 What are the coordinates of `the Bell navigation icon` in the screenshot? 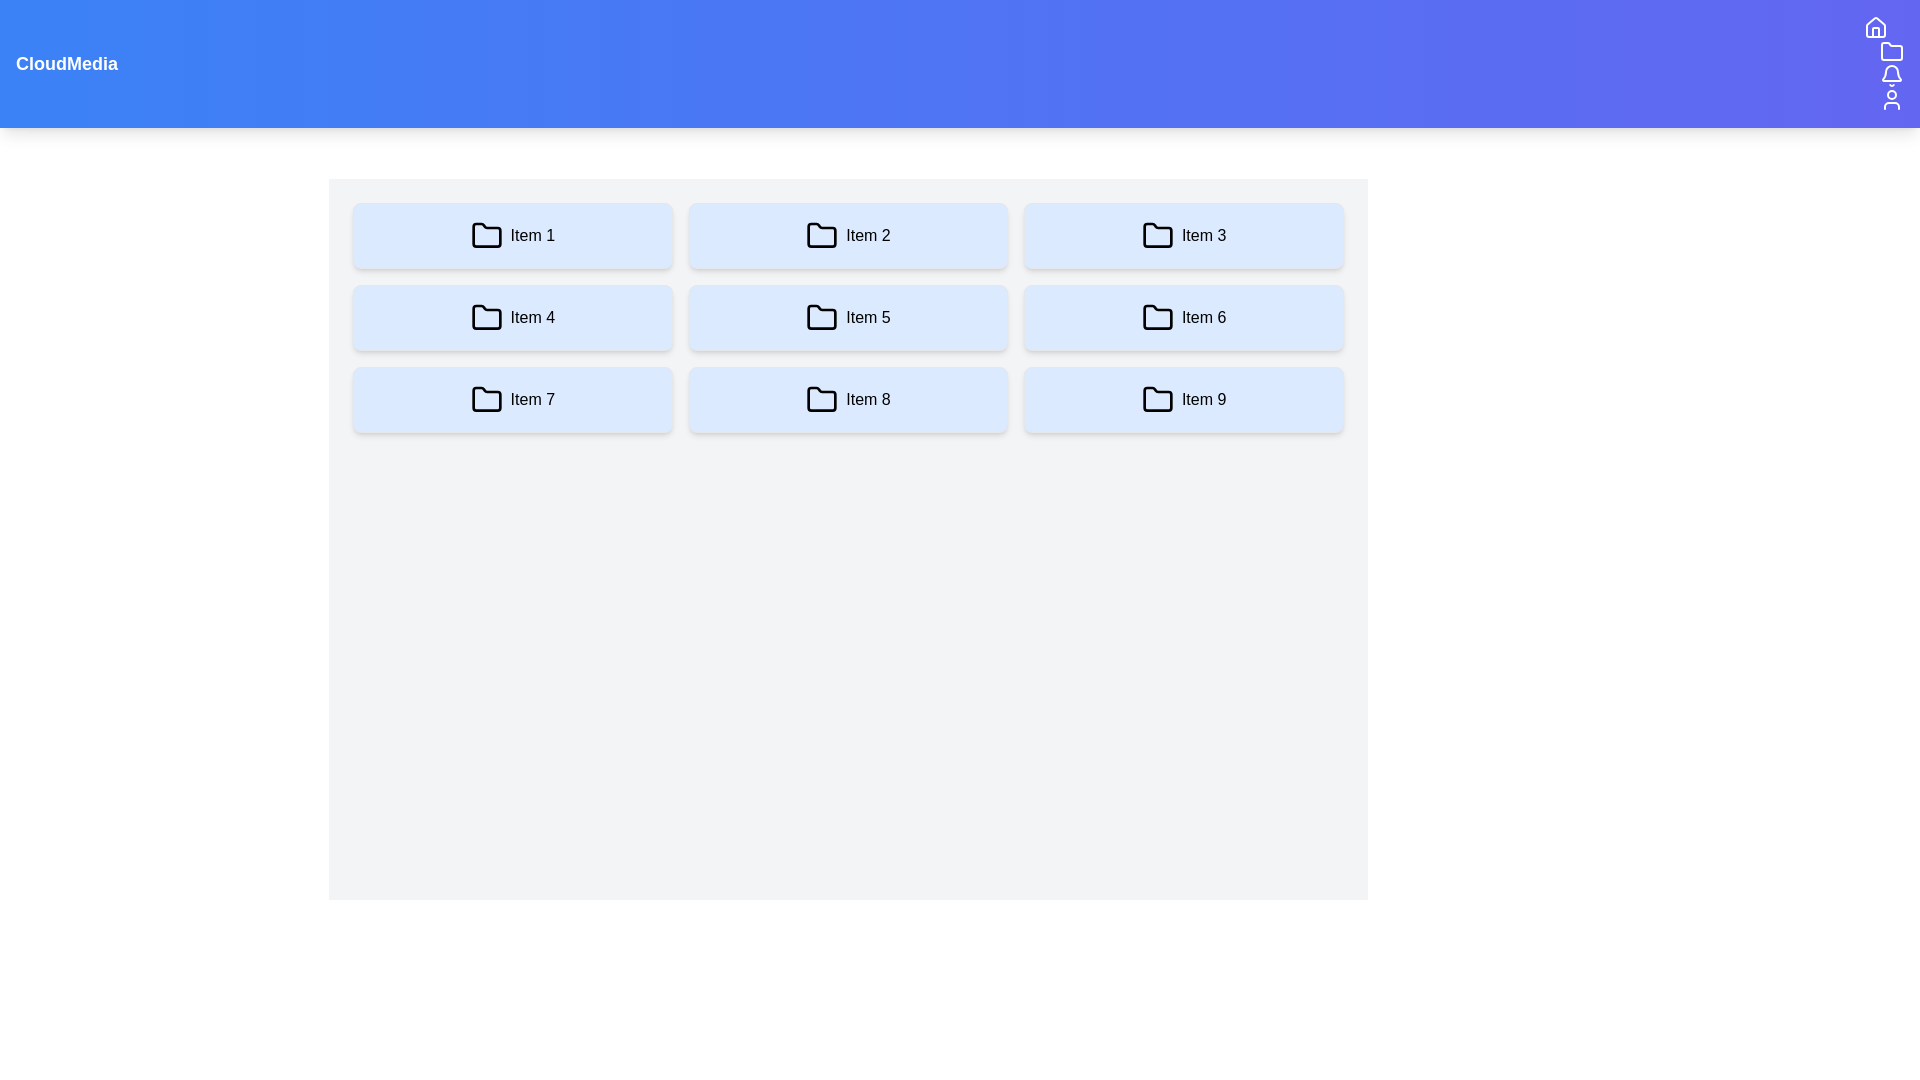 It's located at (1890, 75).